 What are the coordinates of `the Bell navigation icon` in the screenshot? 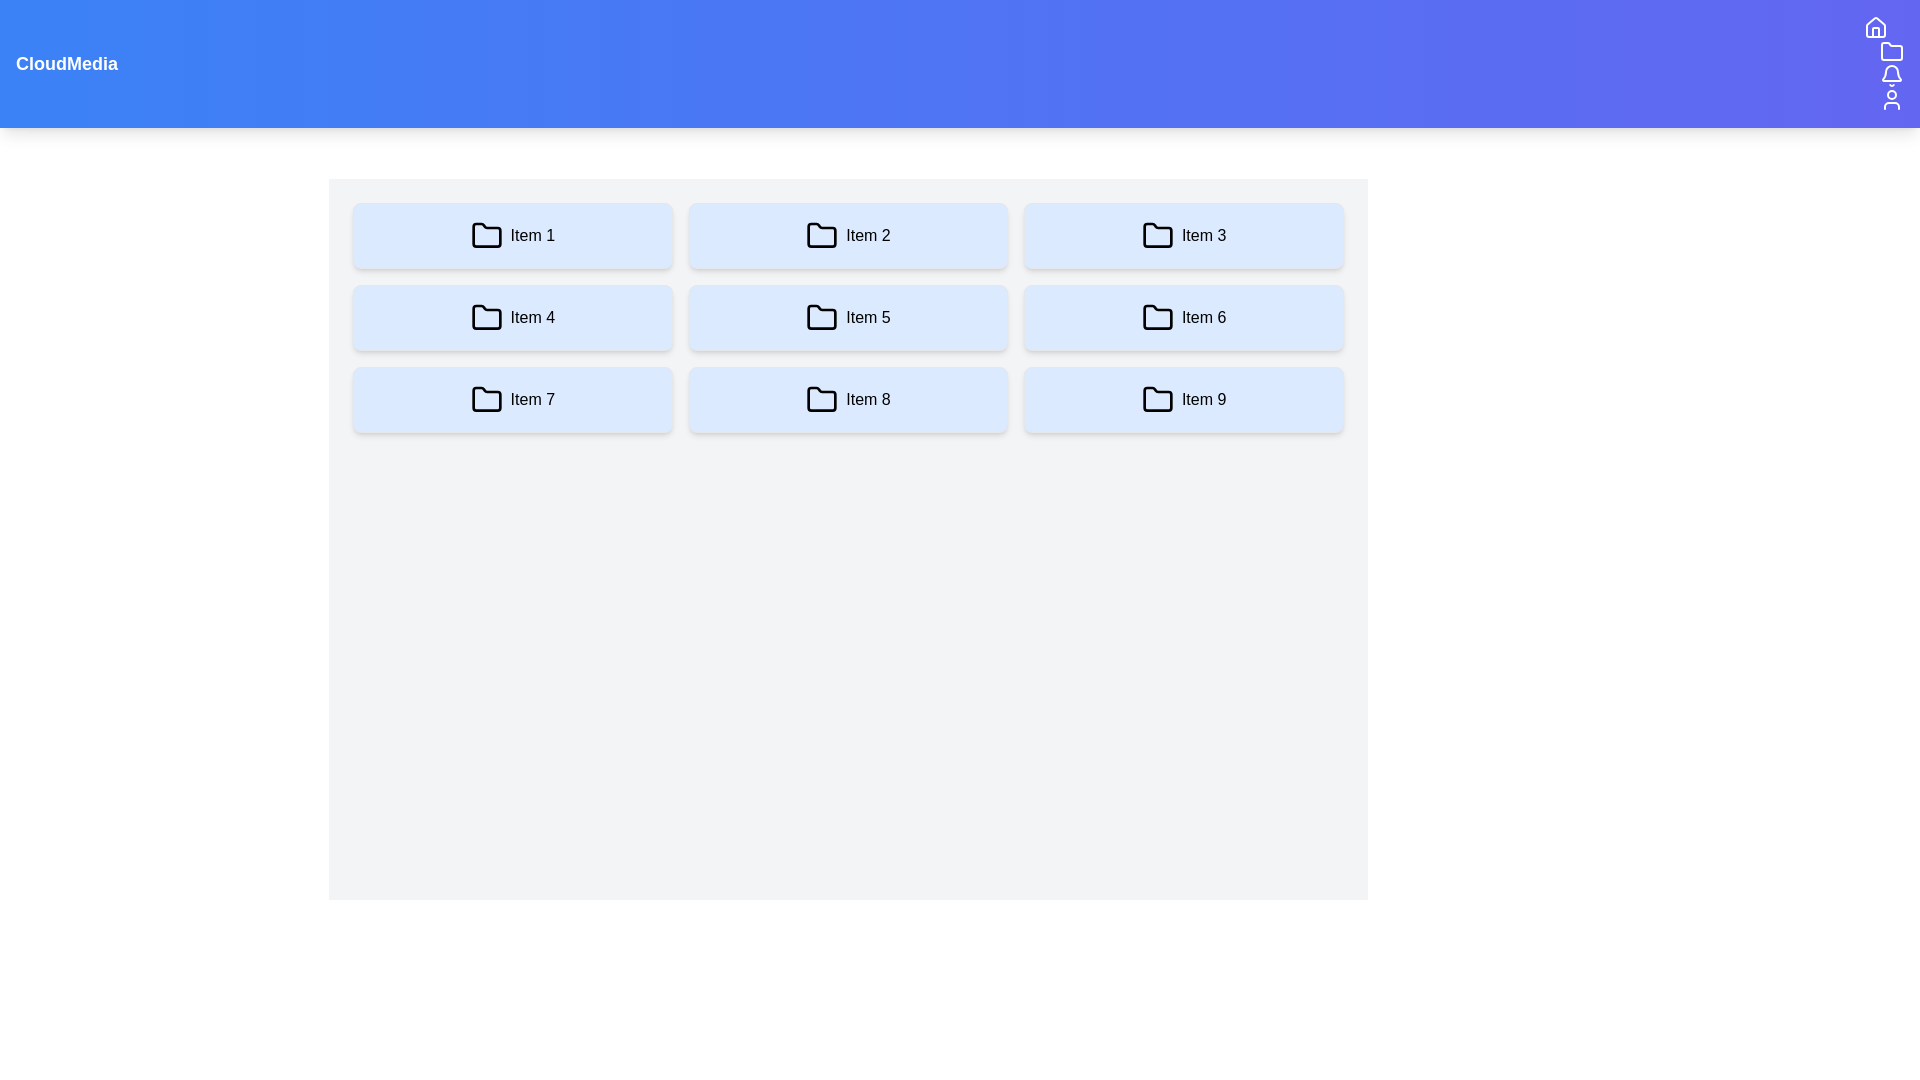 It's located at (1890, 75).